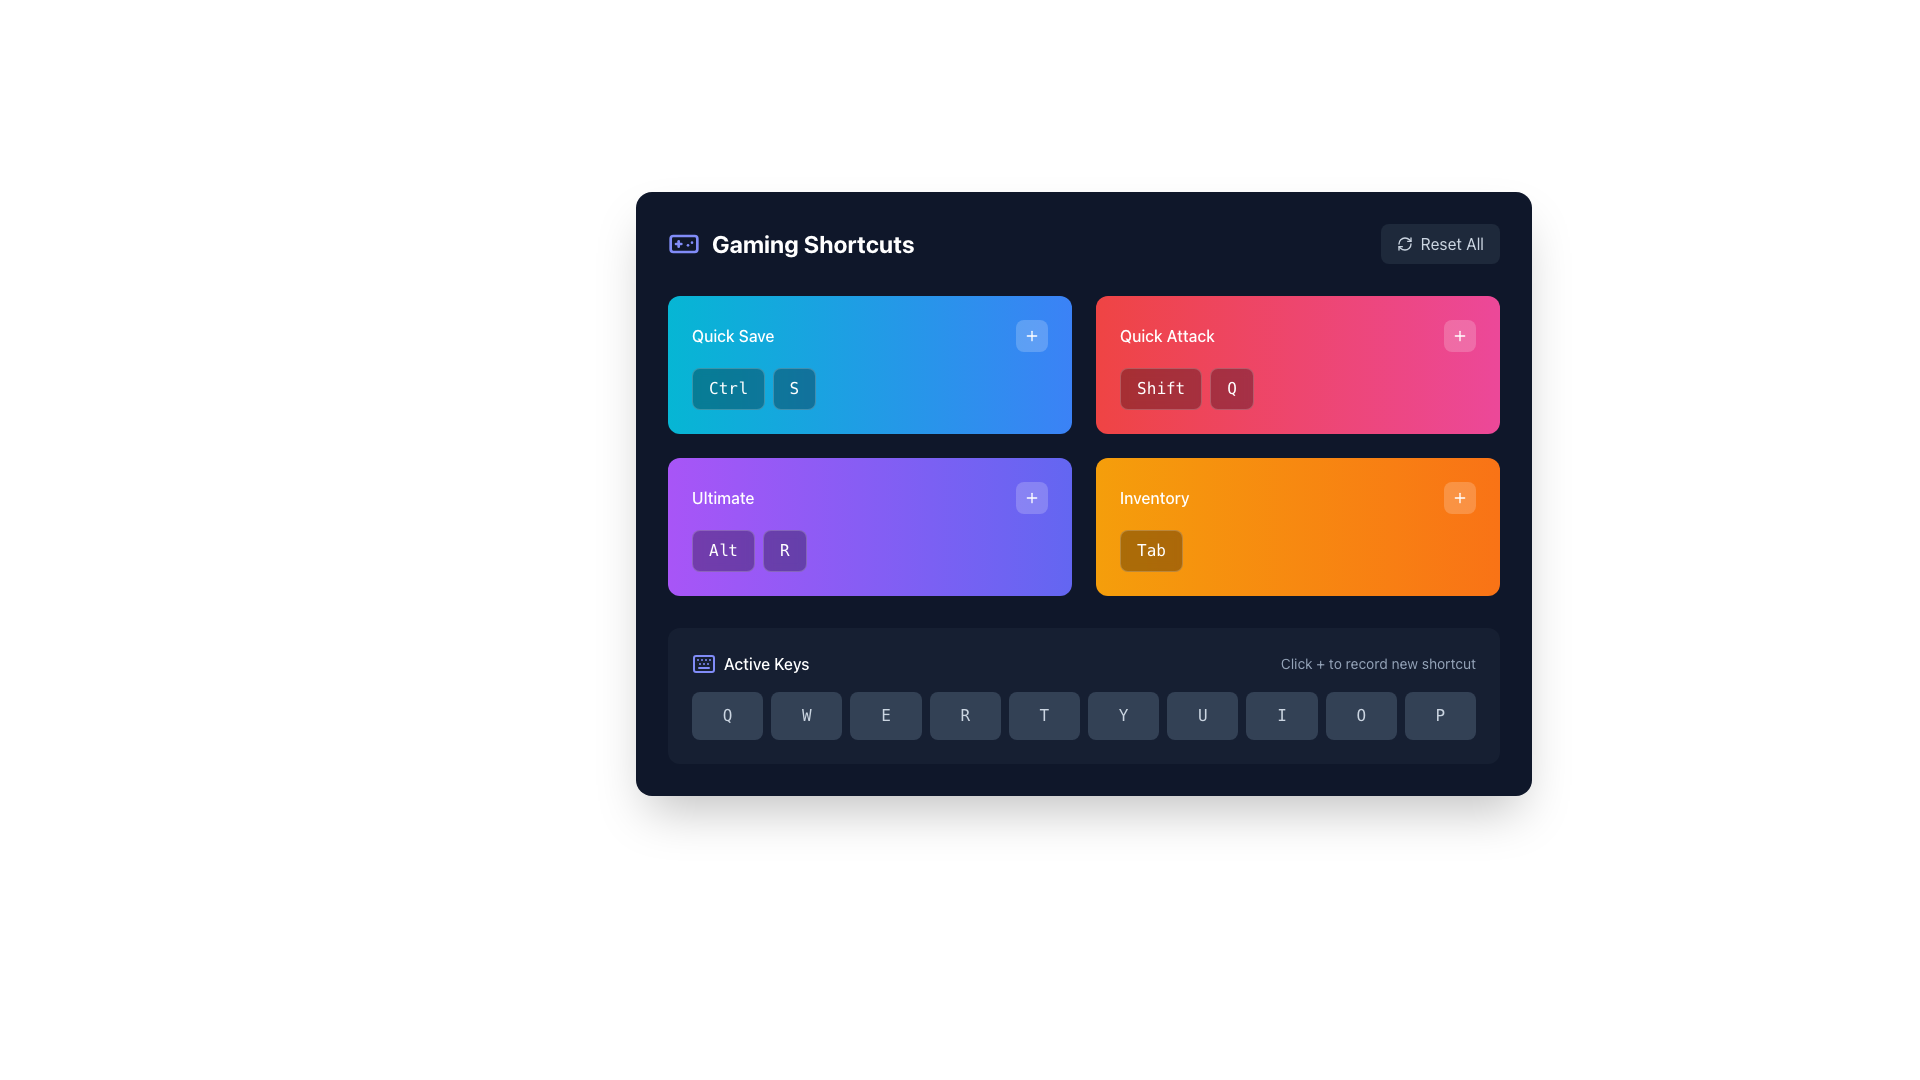  I want to click on the keyboard shortcut display consisting of the adjacent 'Alt' and 'R' buttons with a dark translucent background located in the lower section of the 'Ultimate' purple card, so click(869, 551).